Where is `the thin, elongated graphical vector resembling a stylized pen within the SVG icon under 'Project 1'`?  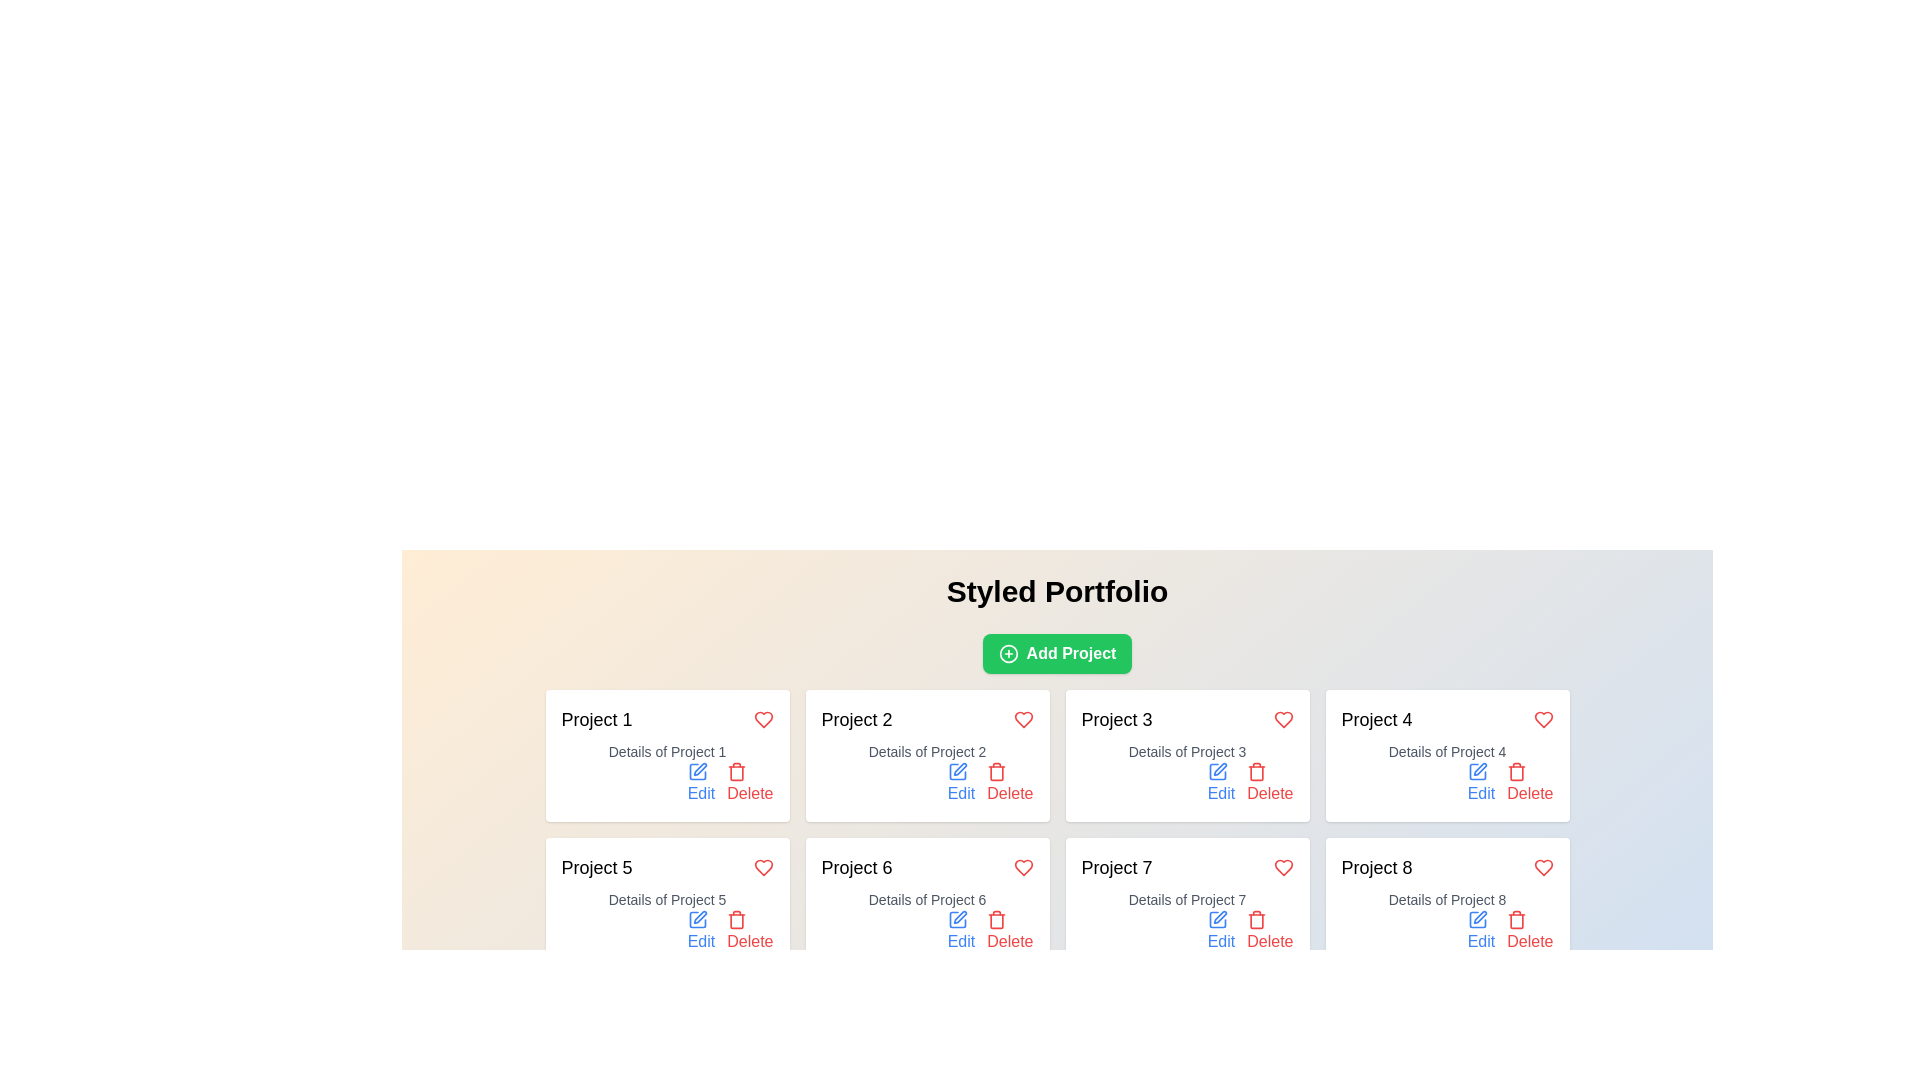 the thin, elongated graphical vector resembling a stylized pen within the SVG icon under 'Project 1' is located at coordinates (700, 768).